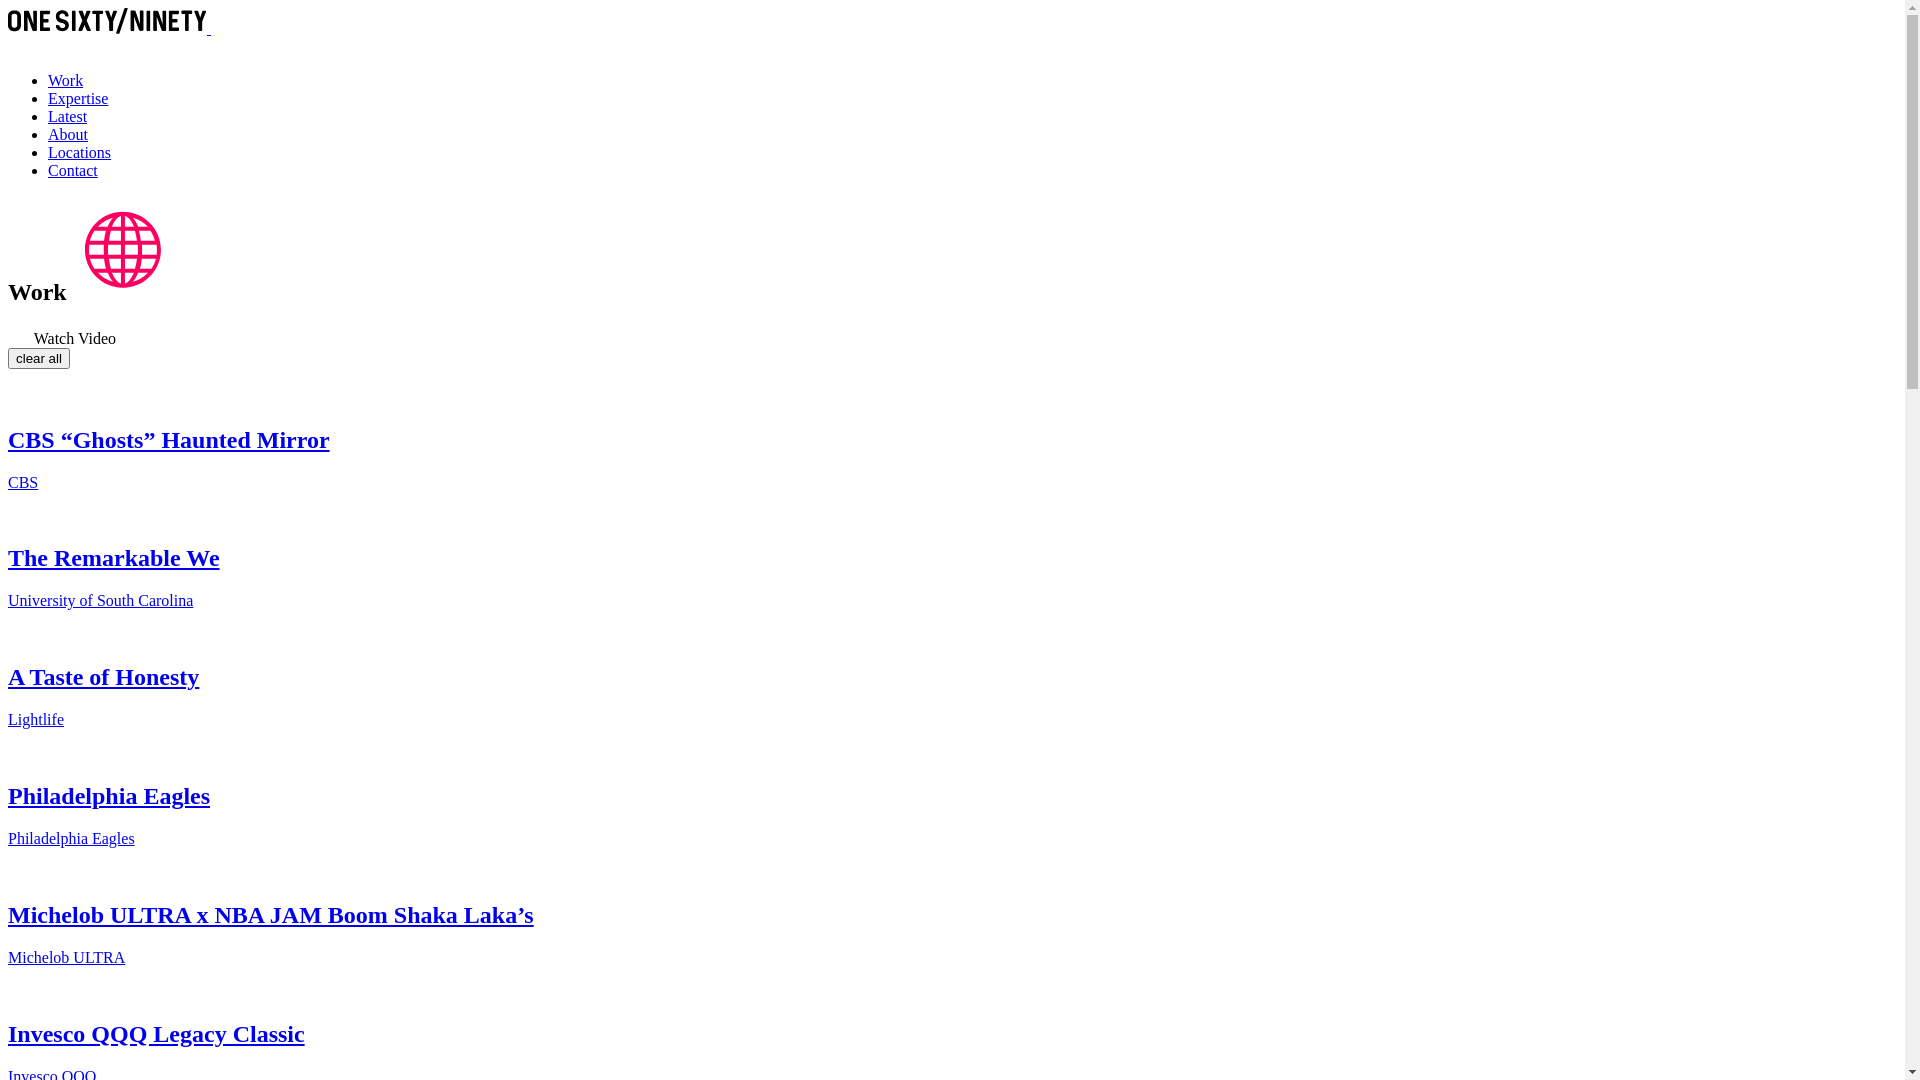  Describe the element at coordinates (67, 134) in the screenshot. I see `'About'` at that location.